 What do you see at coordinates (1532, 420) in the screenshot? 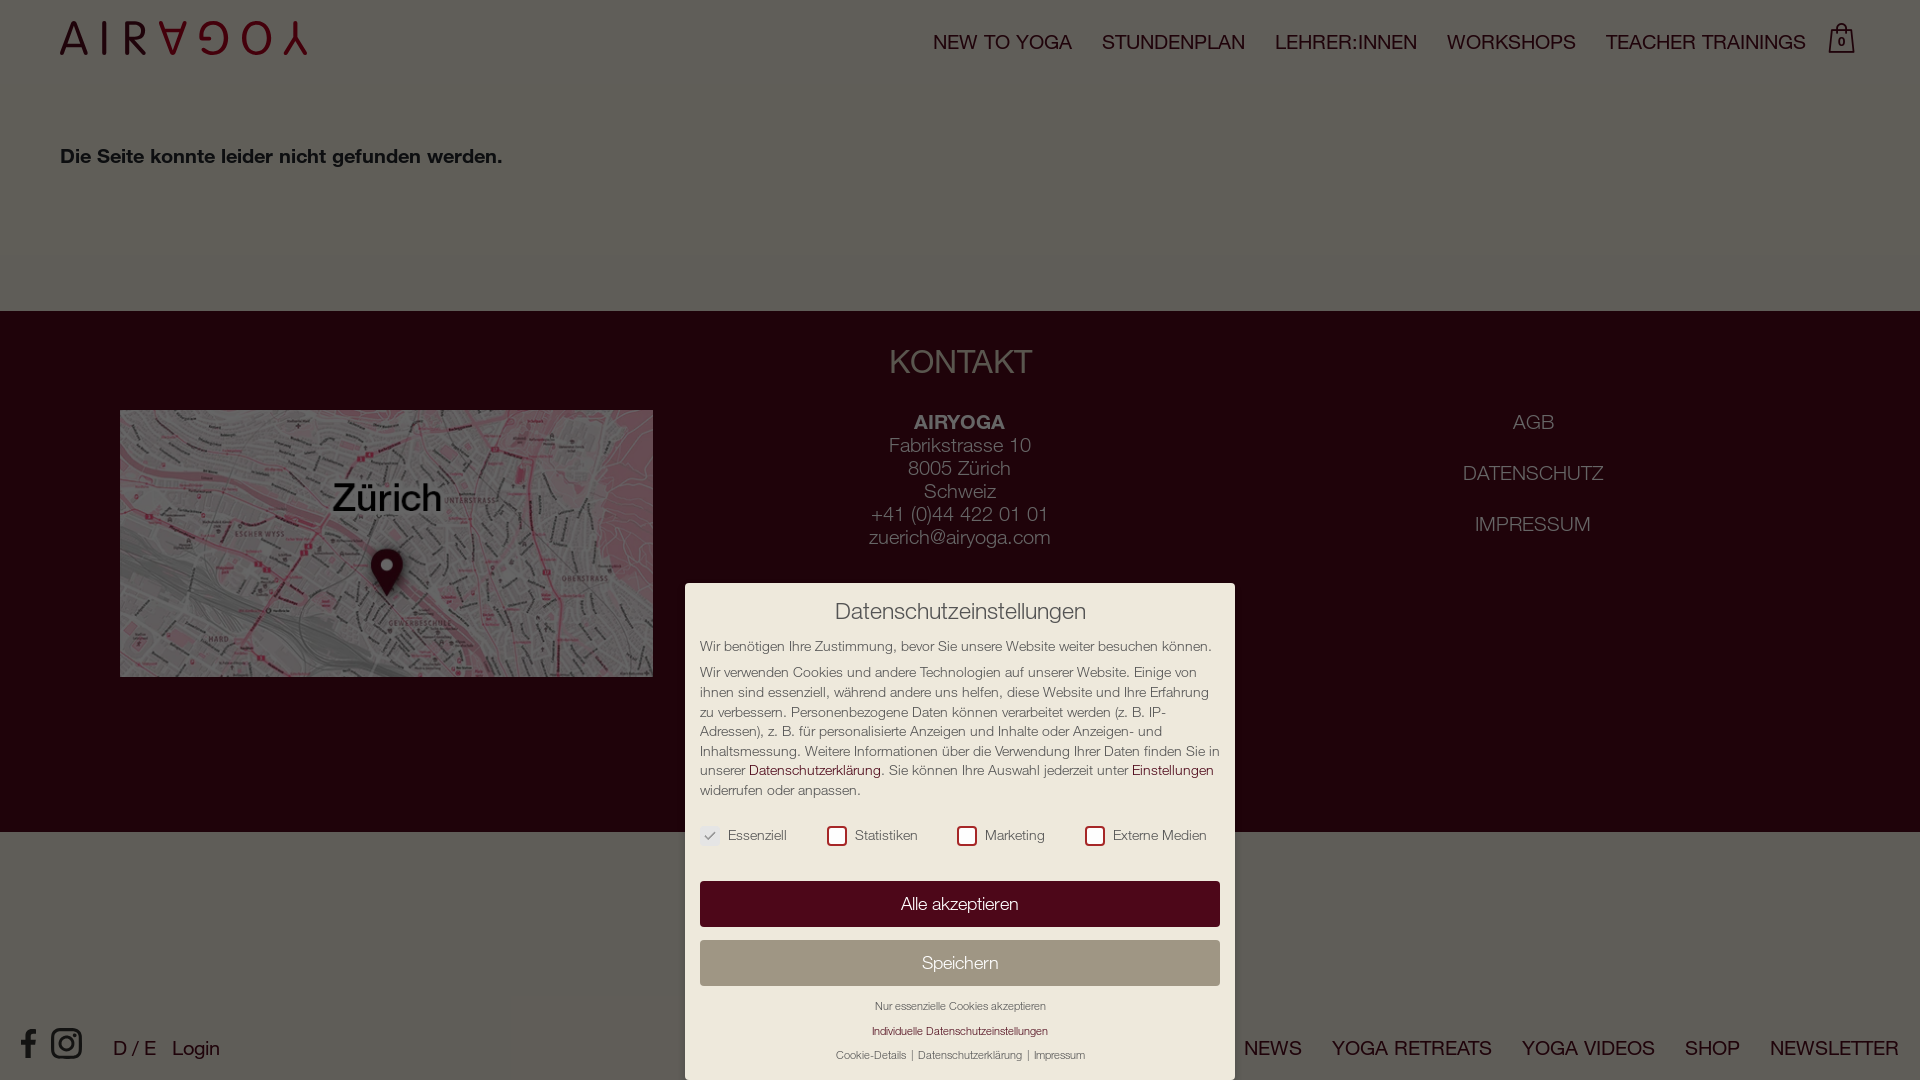
I see `'AGB'` at bounding box center [1532, 420].